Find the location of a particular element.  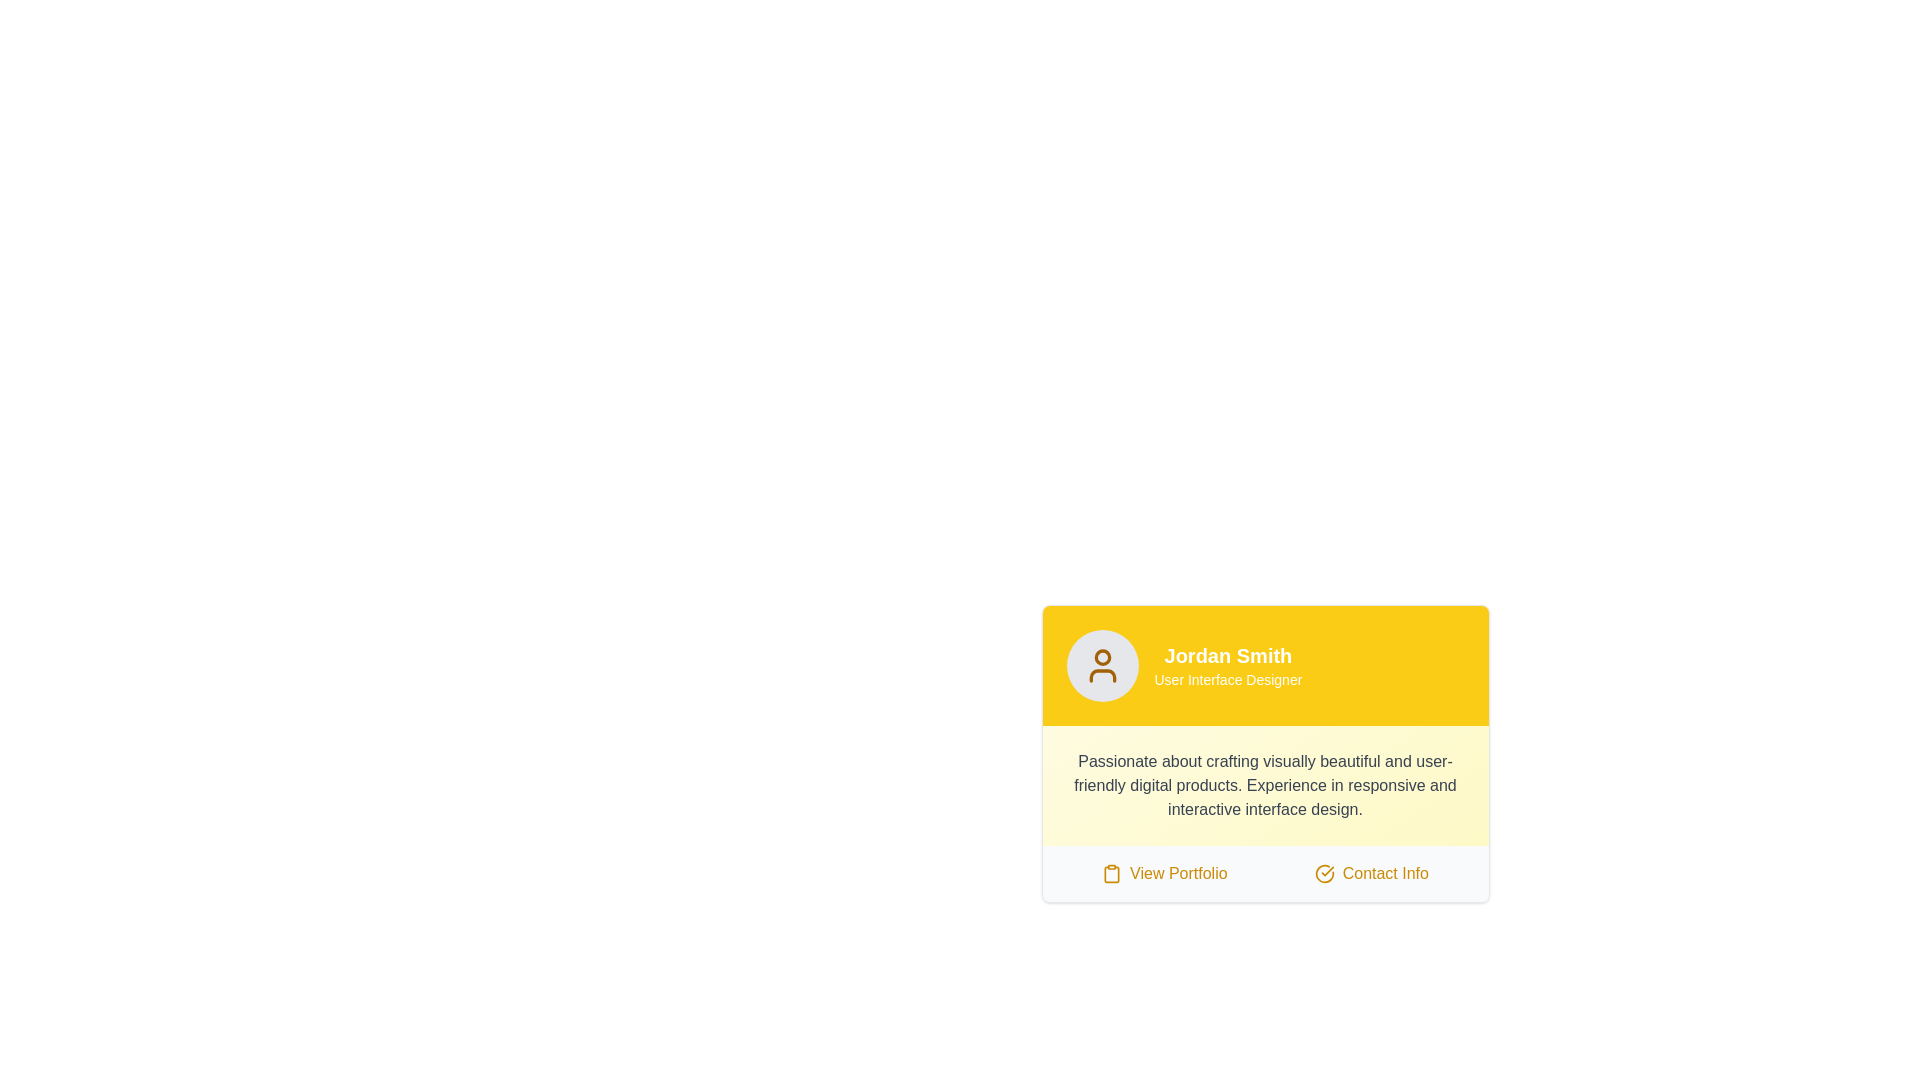

the styling of the user icon component located at the header section of the profile card, specifically targeting the lower arc of the icon is located at coordinates (1101, 675).